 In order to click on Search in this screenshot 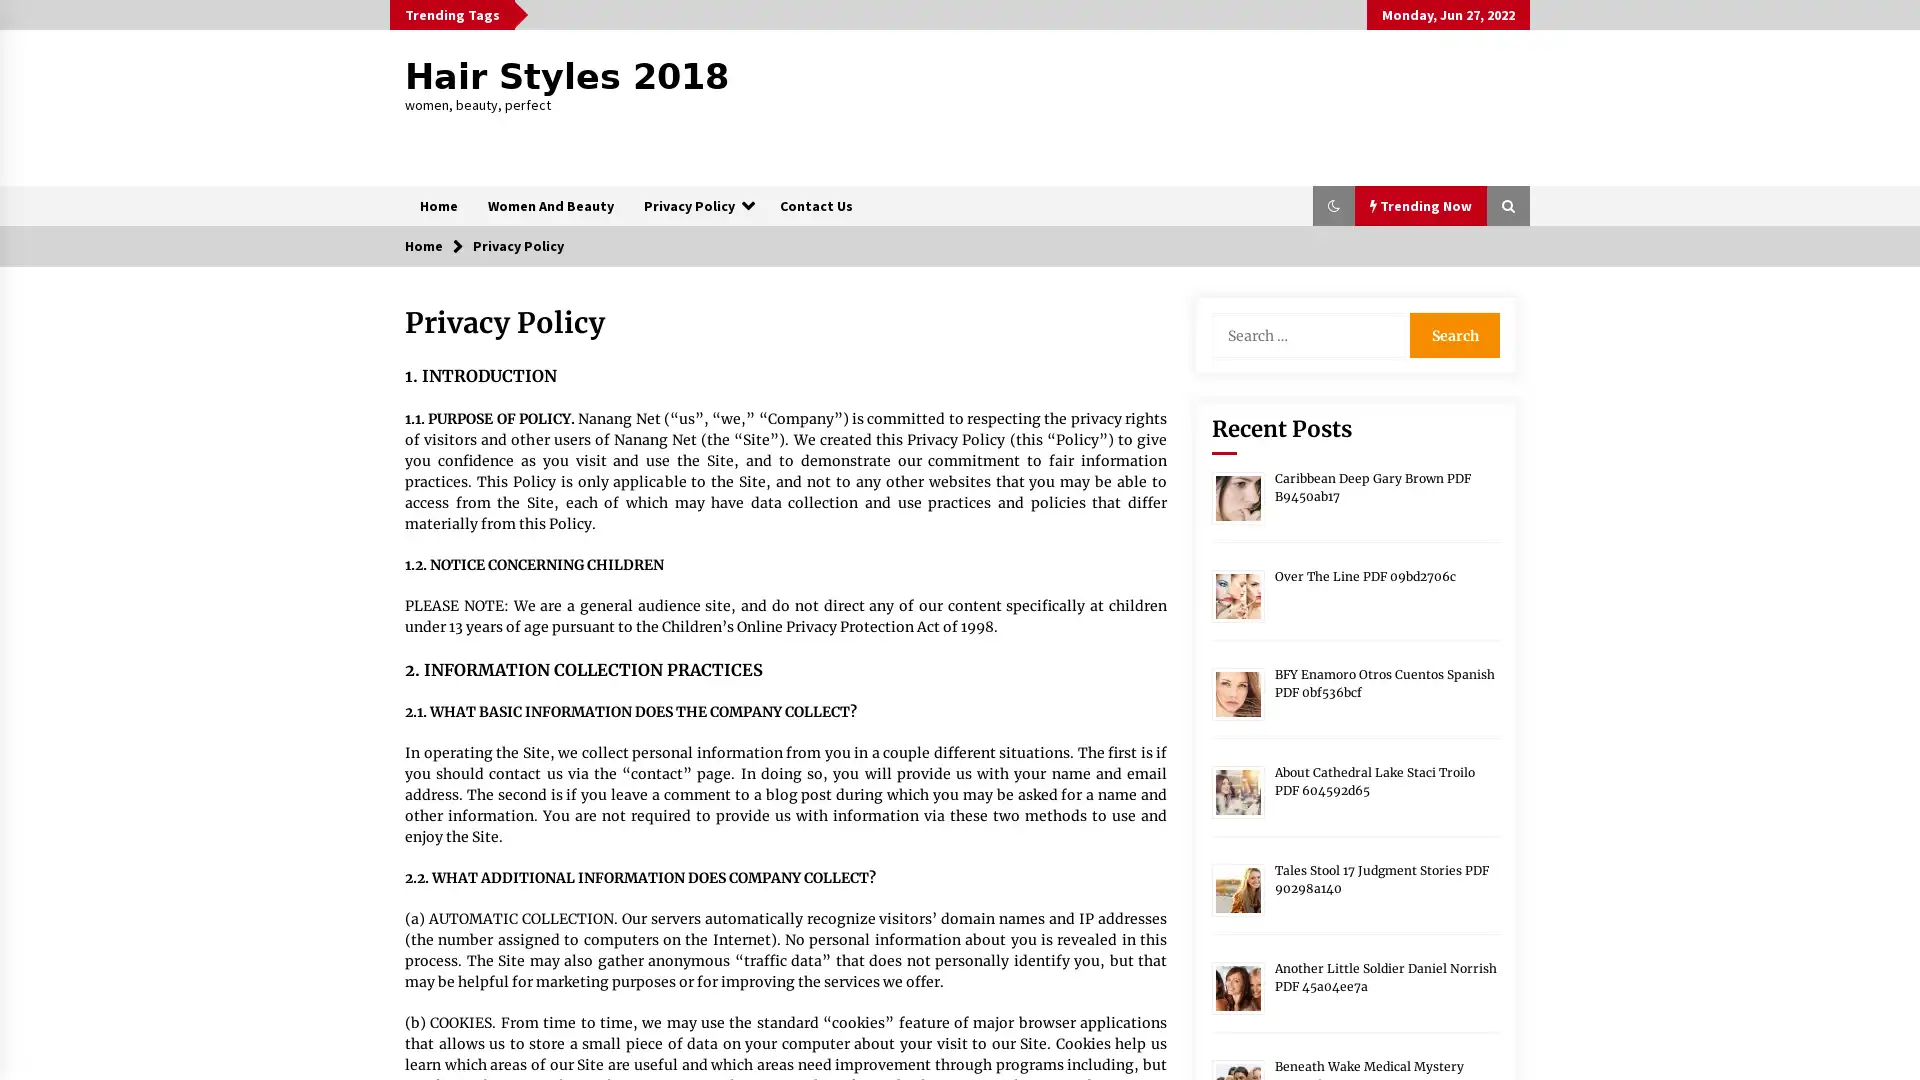, I will do `click(1454, 334)`.